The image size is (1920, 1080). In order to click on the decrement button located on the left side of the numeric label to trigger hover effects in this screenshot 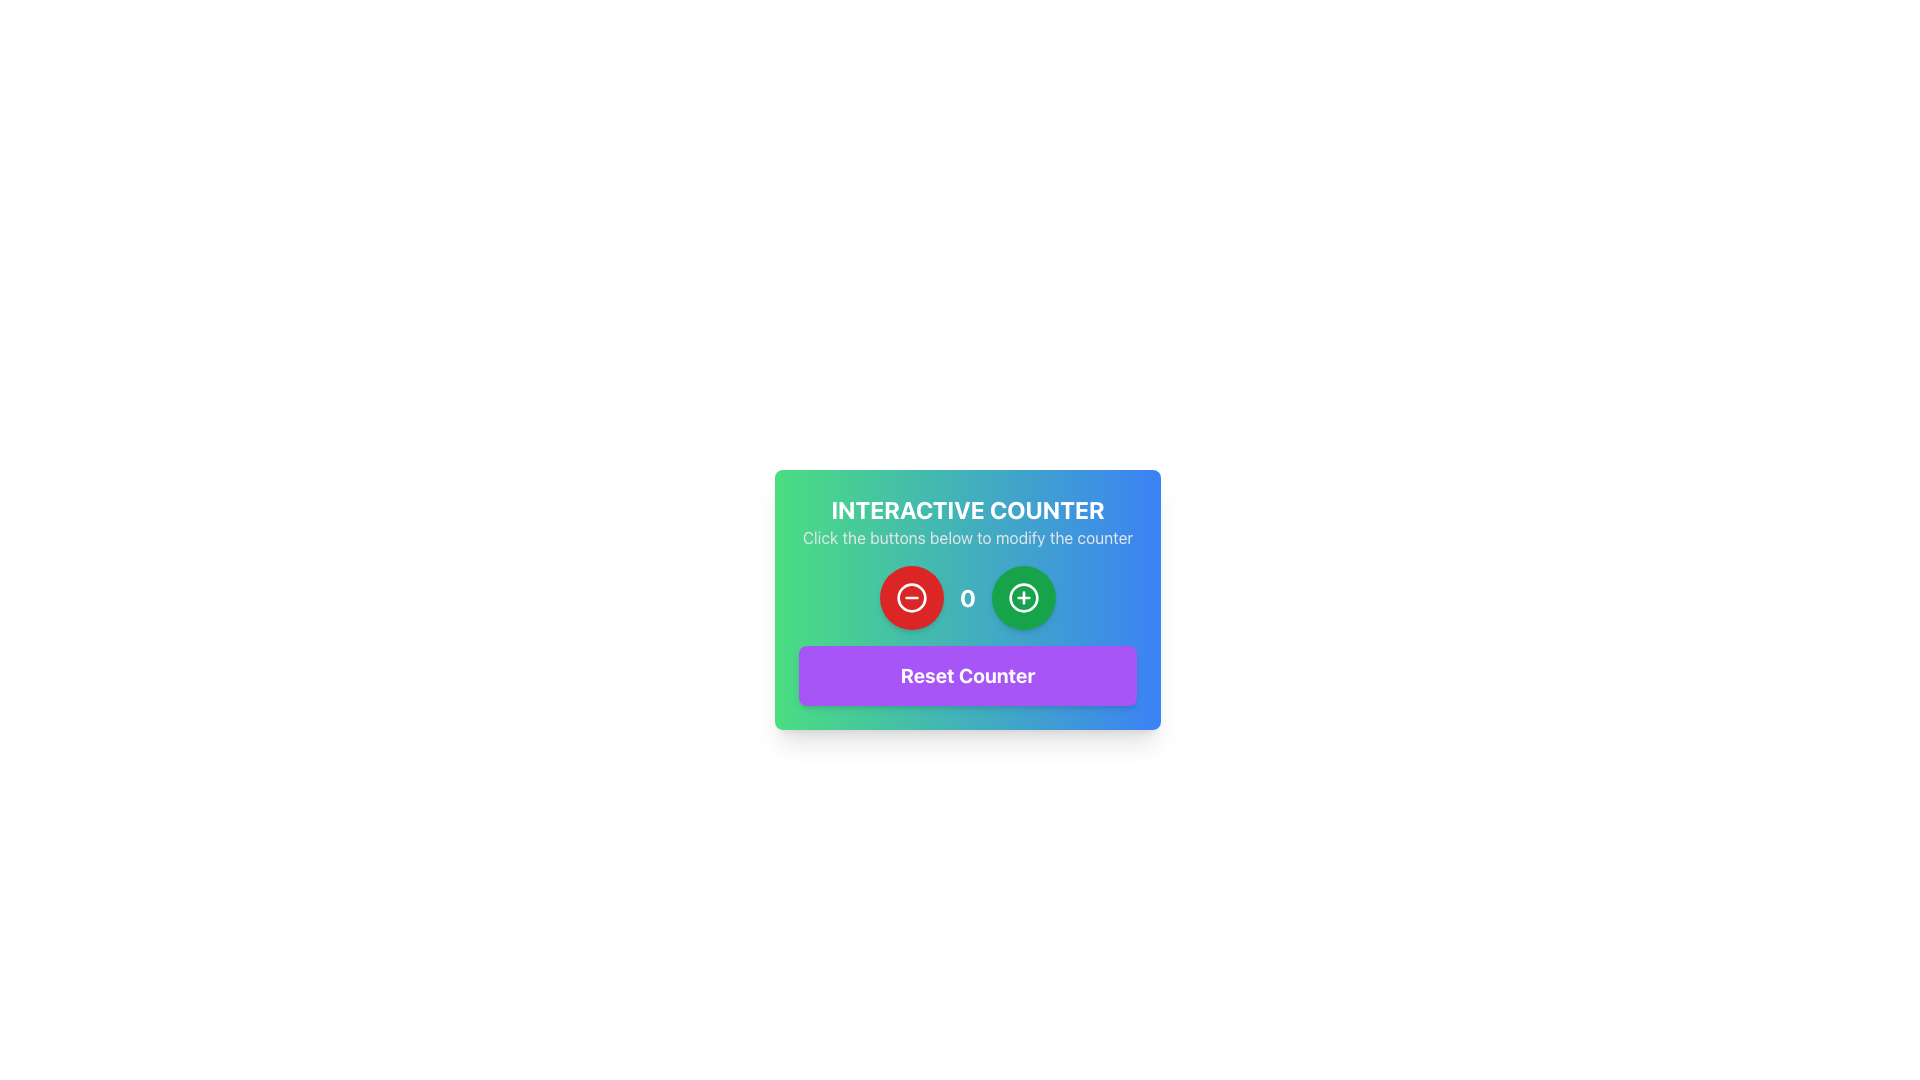, I will do `click(911, 596)`.